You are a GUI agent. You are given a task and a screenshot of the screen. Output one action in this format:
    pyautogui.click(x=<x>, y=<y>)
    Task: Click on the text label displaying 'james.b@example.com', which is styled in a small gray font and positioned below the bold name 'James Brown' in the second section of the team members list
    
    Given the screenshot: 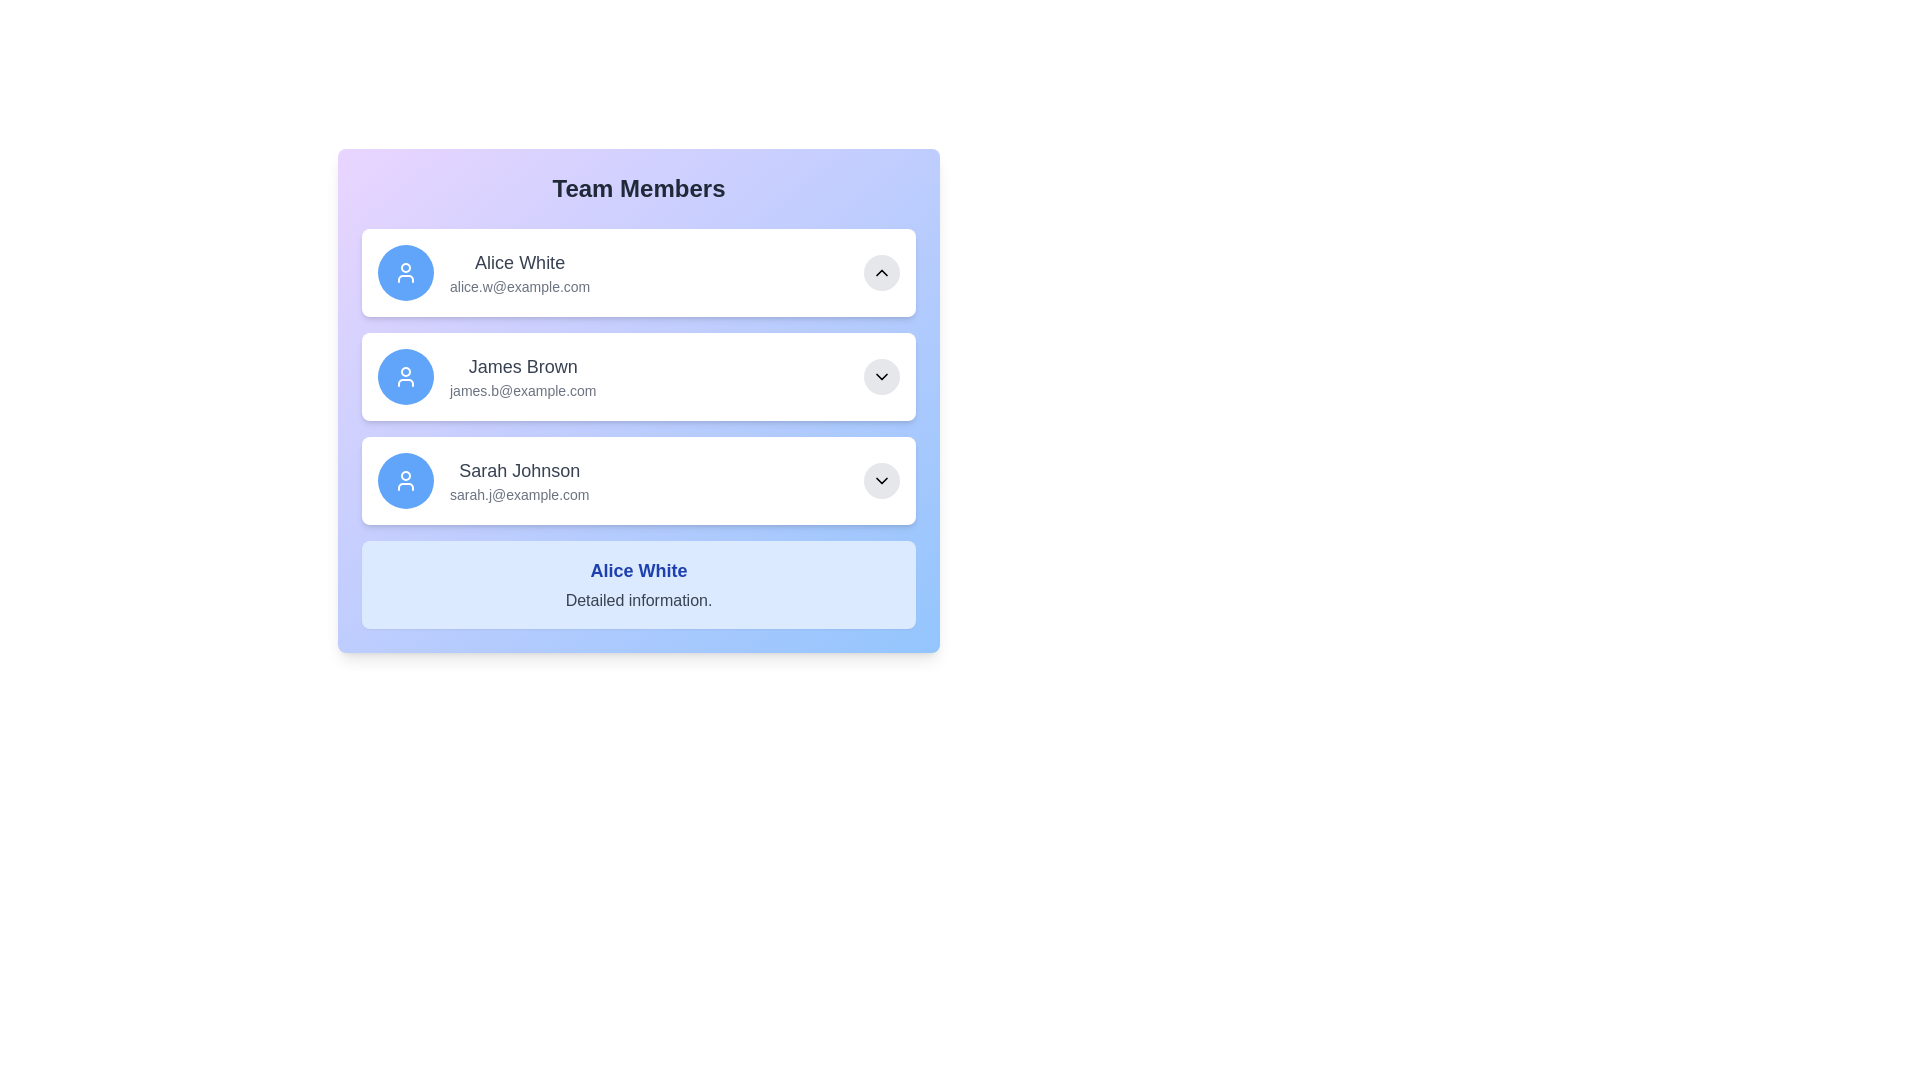 What is the action you would take?
    pyautogui.click(x=523, y=390)
    